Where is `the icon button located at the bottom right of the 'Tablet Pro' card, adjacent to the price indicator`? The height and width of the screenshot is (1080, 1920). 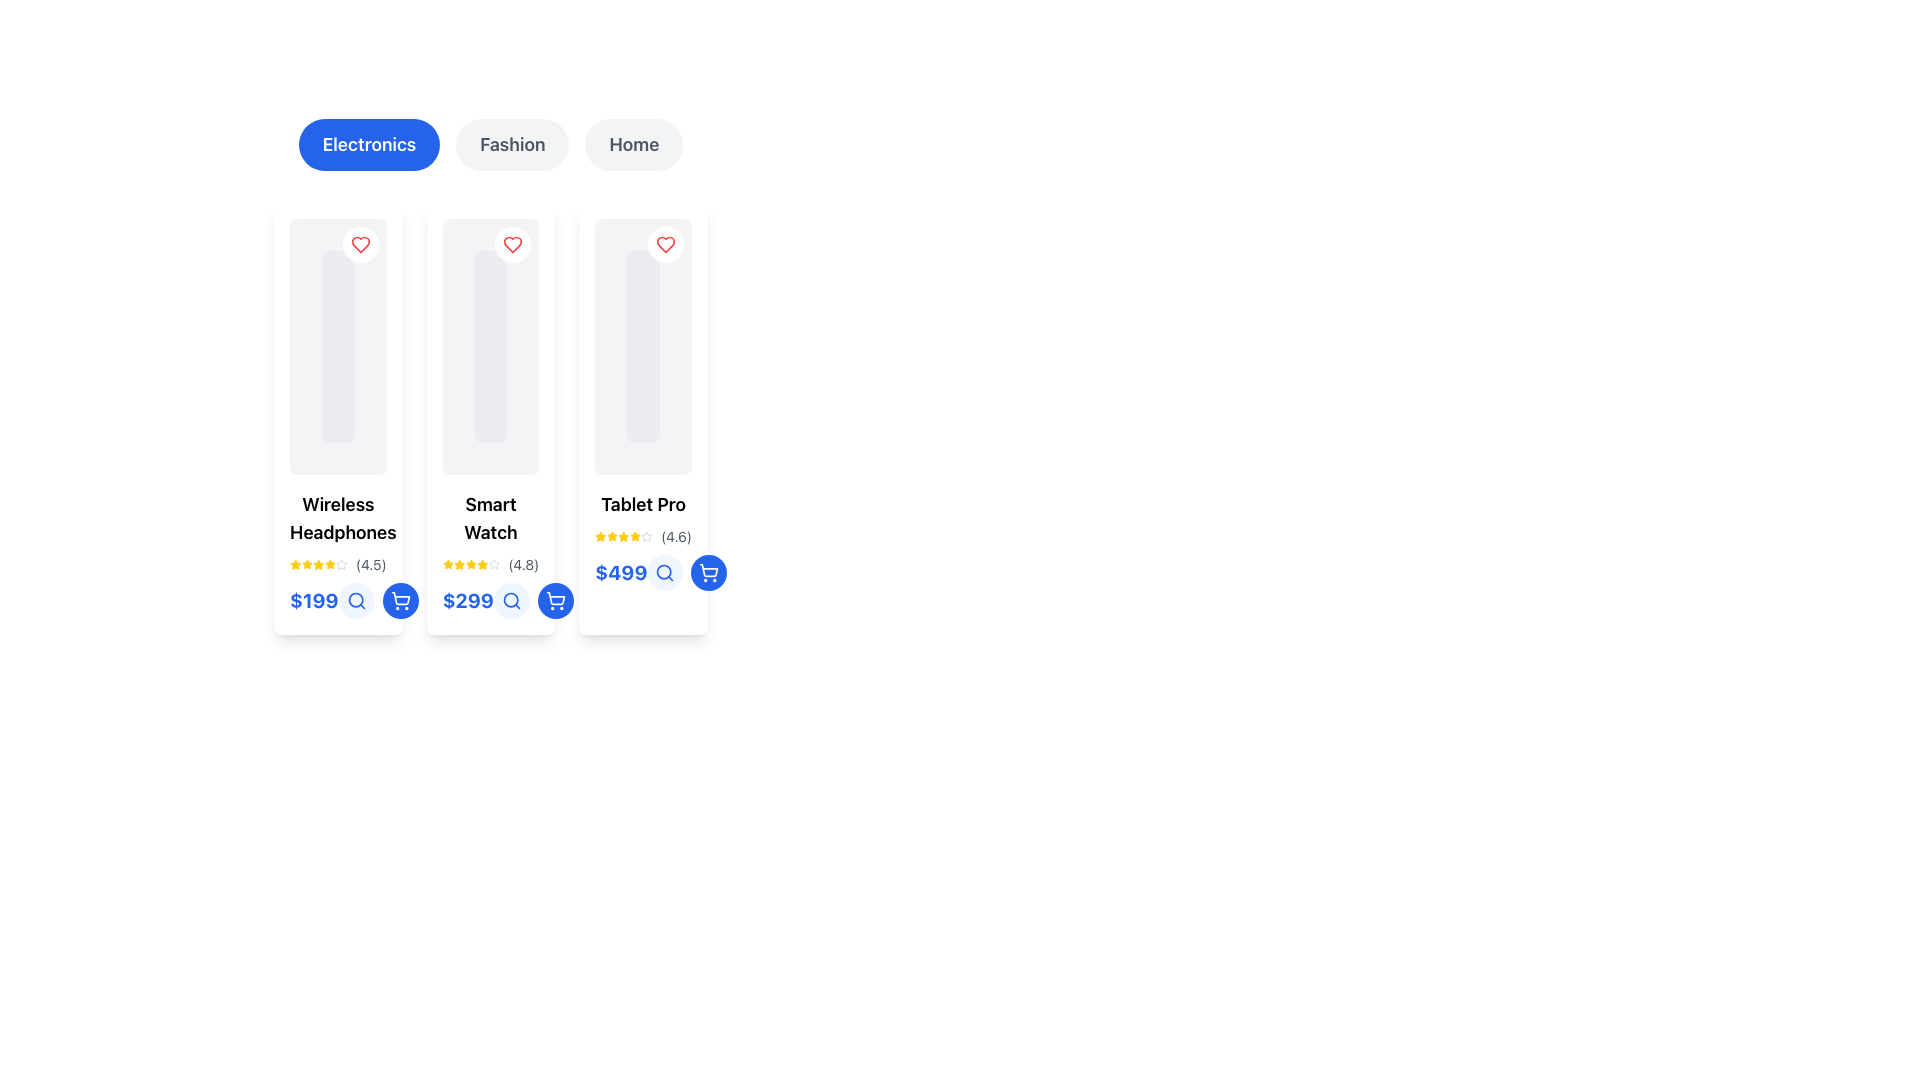 the icon button located at the bottom right of the 'Tablet Pro' card, adjacent to the price indicator is located at coordinates (665, 573).